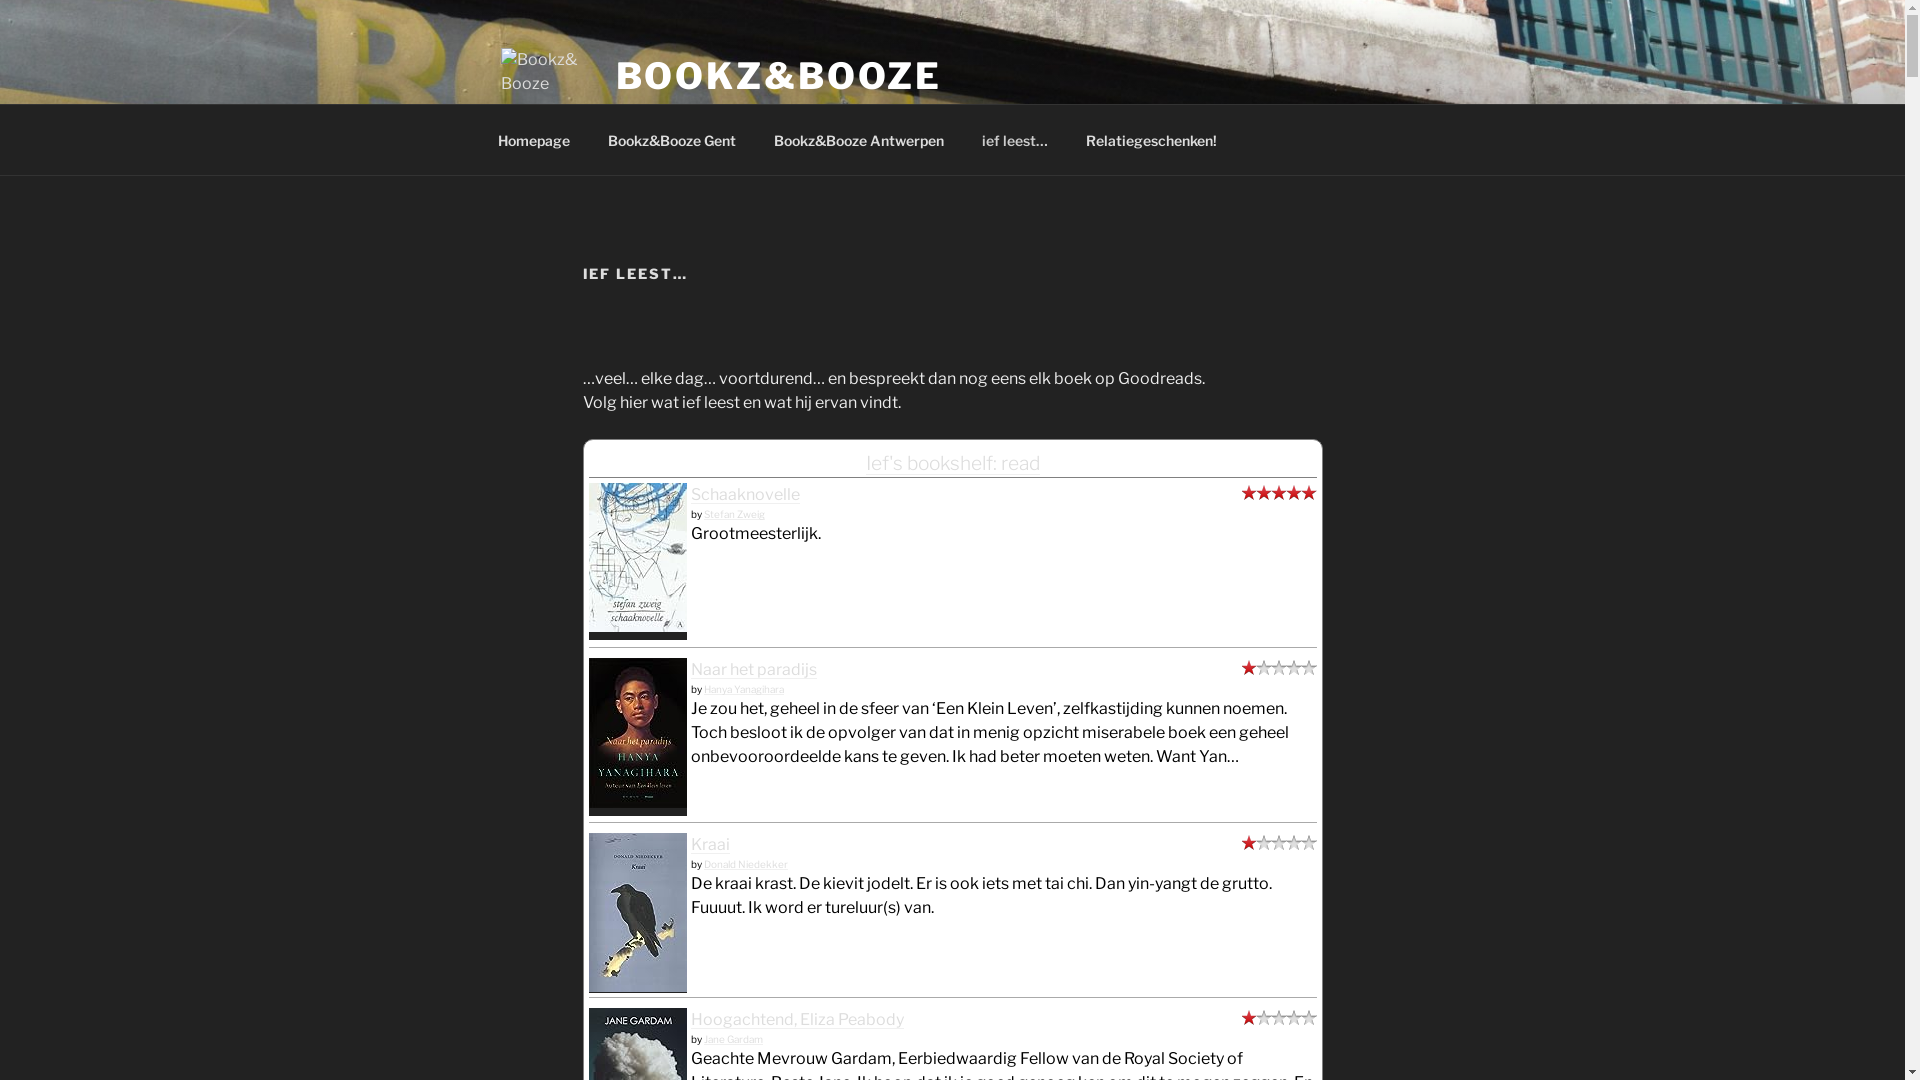  What do you see at coordinates (743, 688) in the screenshot?
I see `'Hanya Yanagihara'` at bounding box center [743, 688].